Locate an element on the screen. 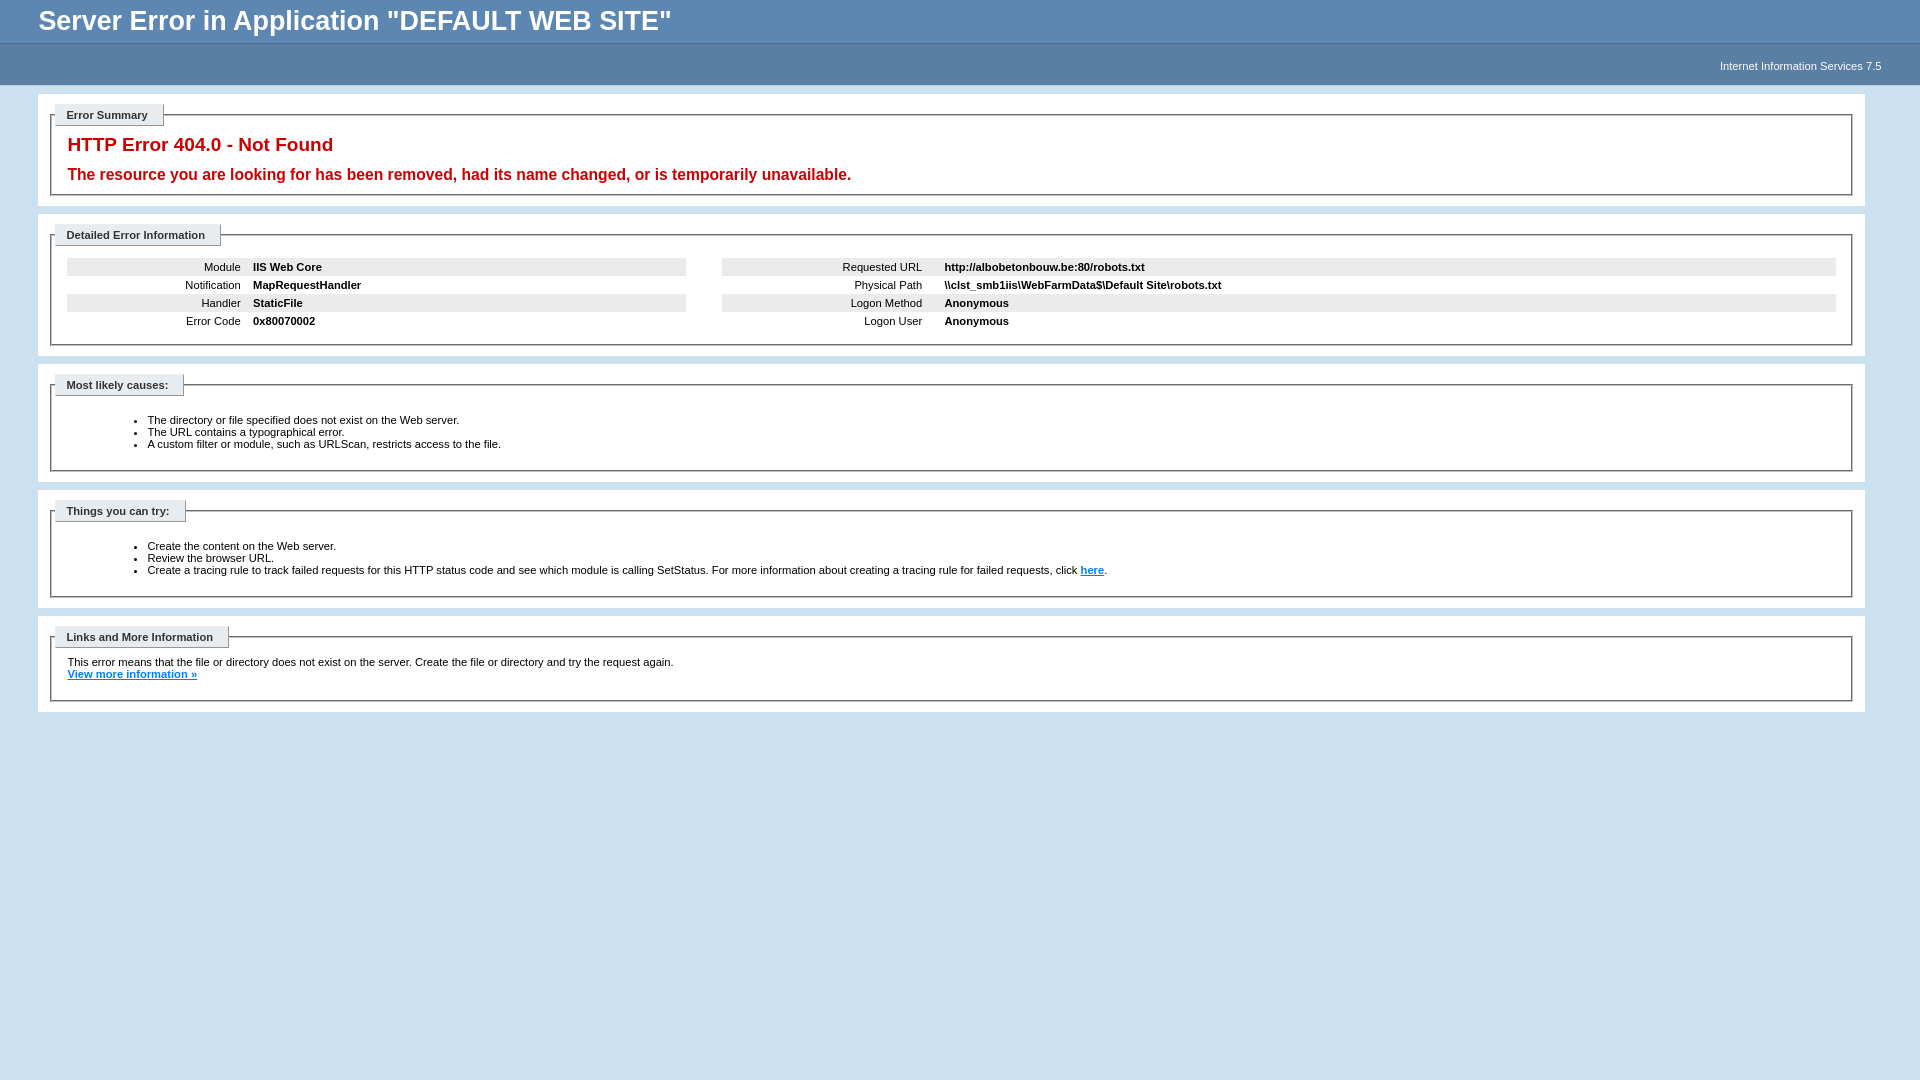 This screenshot has width=1920, height=1080. 'here' is located at coordinates (1092, 570).